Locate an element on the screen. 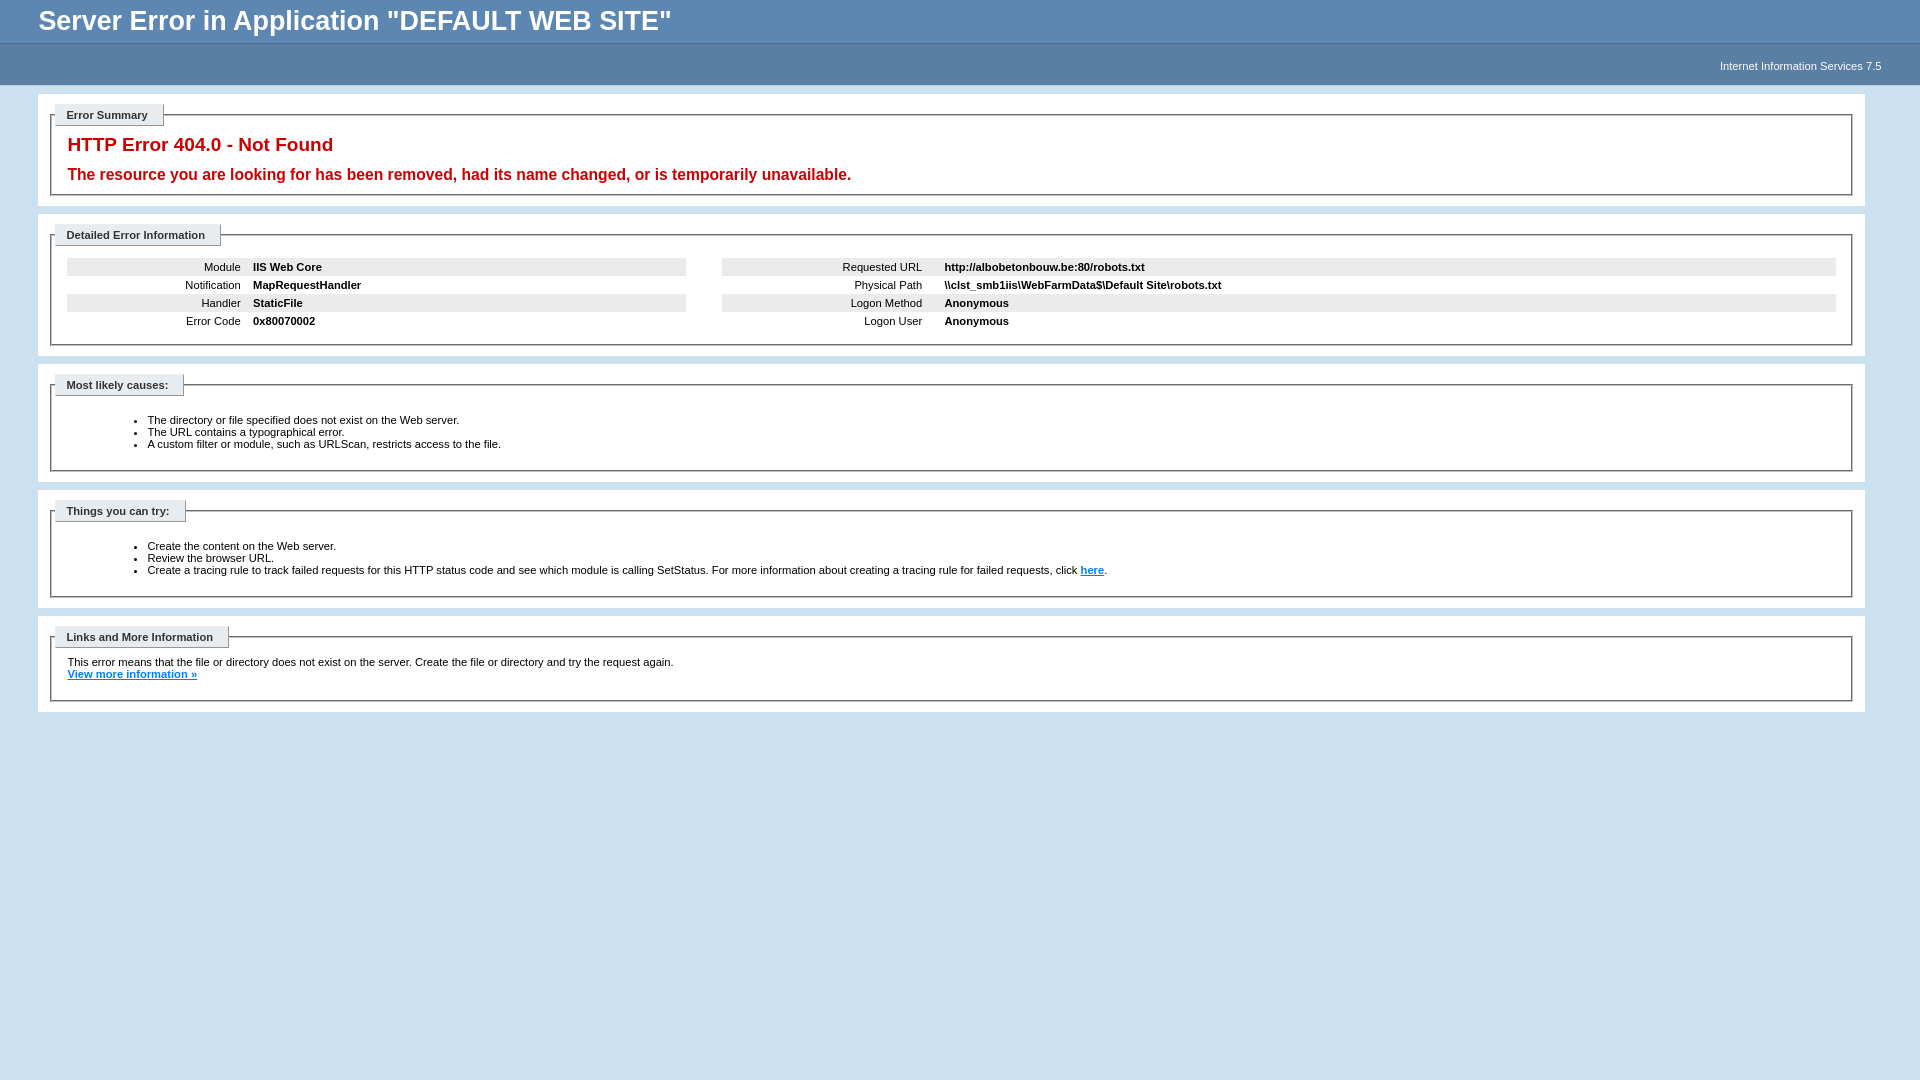 This screenshot has width=1920, height=1080. 'here' is located at coordinates (1092, 570).